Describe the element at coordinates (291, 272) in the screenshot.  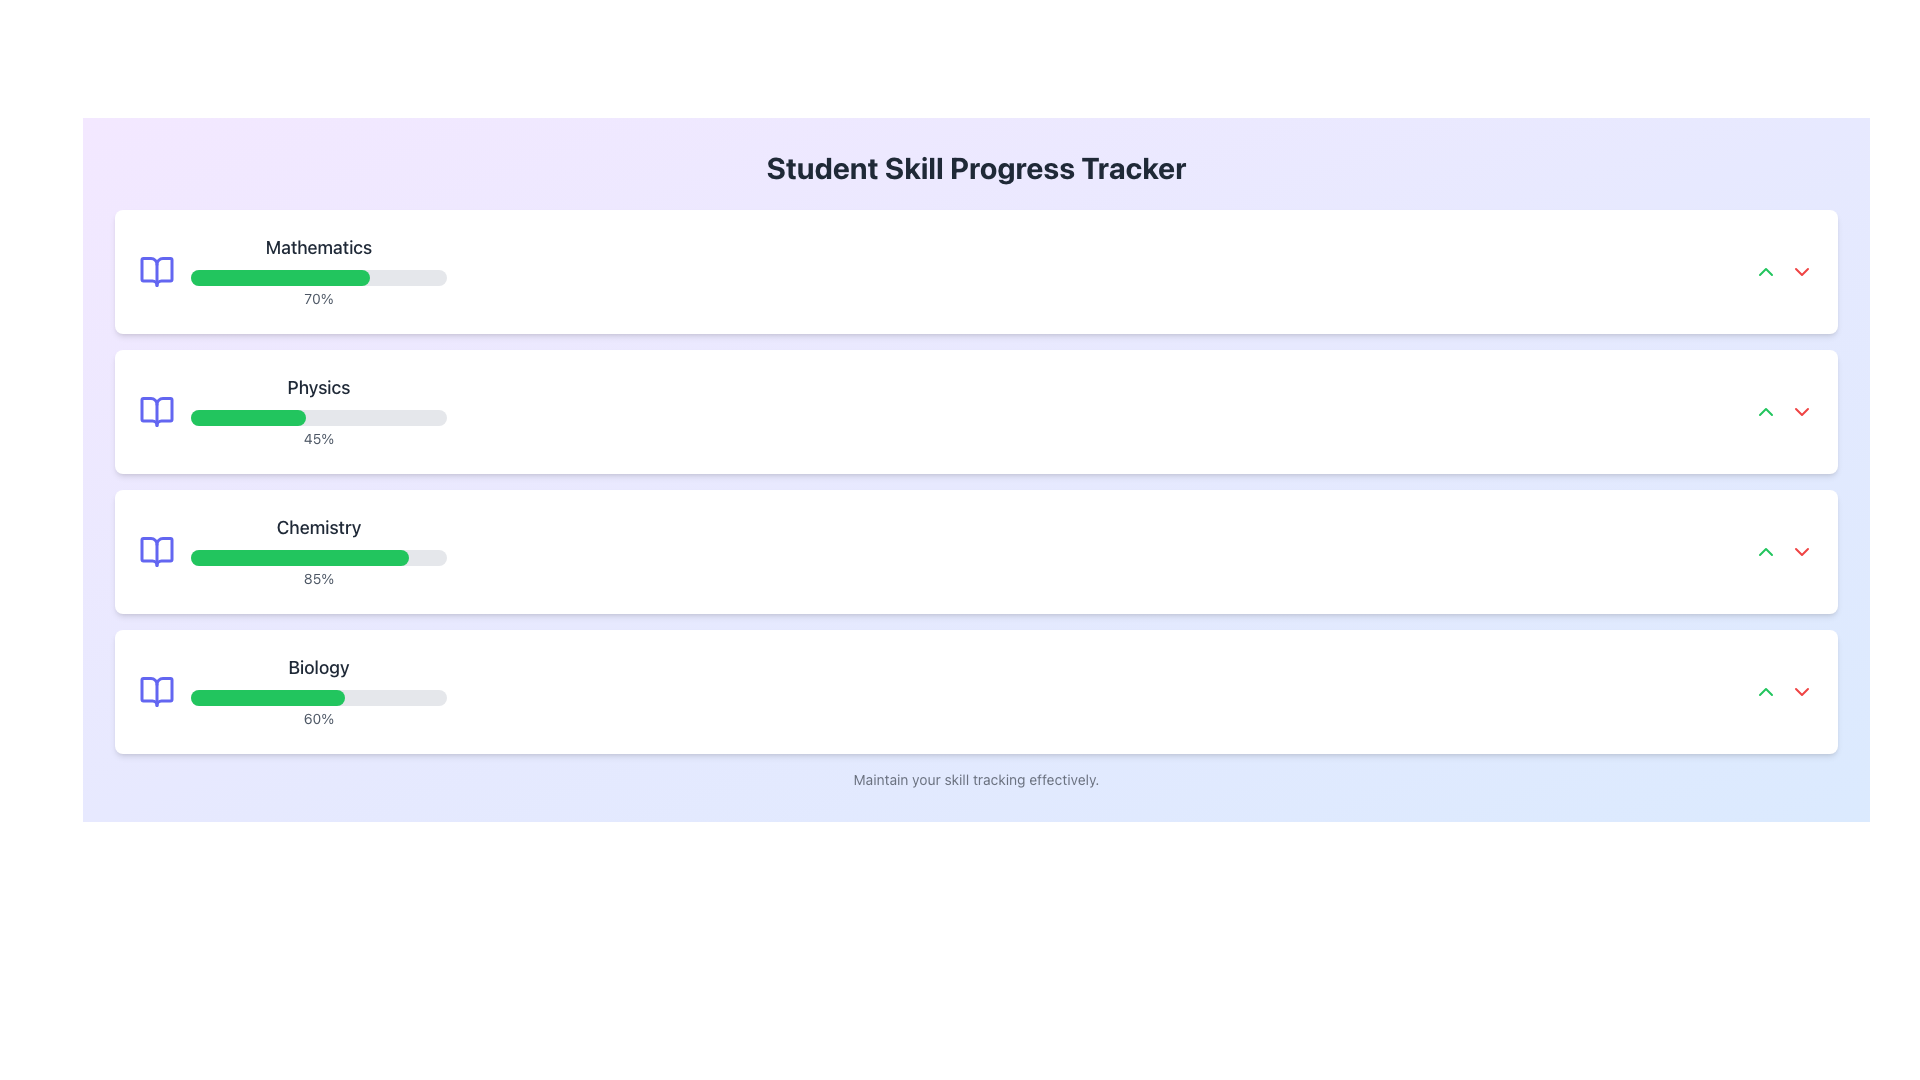
I see `the Progress Indicator Component for 'Mathematics' which shows 70% completion and is located in the first row of the skill tracker list` at that location.